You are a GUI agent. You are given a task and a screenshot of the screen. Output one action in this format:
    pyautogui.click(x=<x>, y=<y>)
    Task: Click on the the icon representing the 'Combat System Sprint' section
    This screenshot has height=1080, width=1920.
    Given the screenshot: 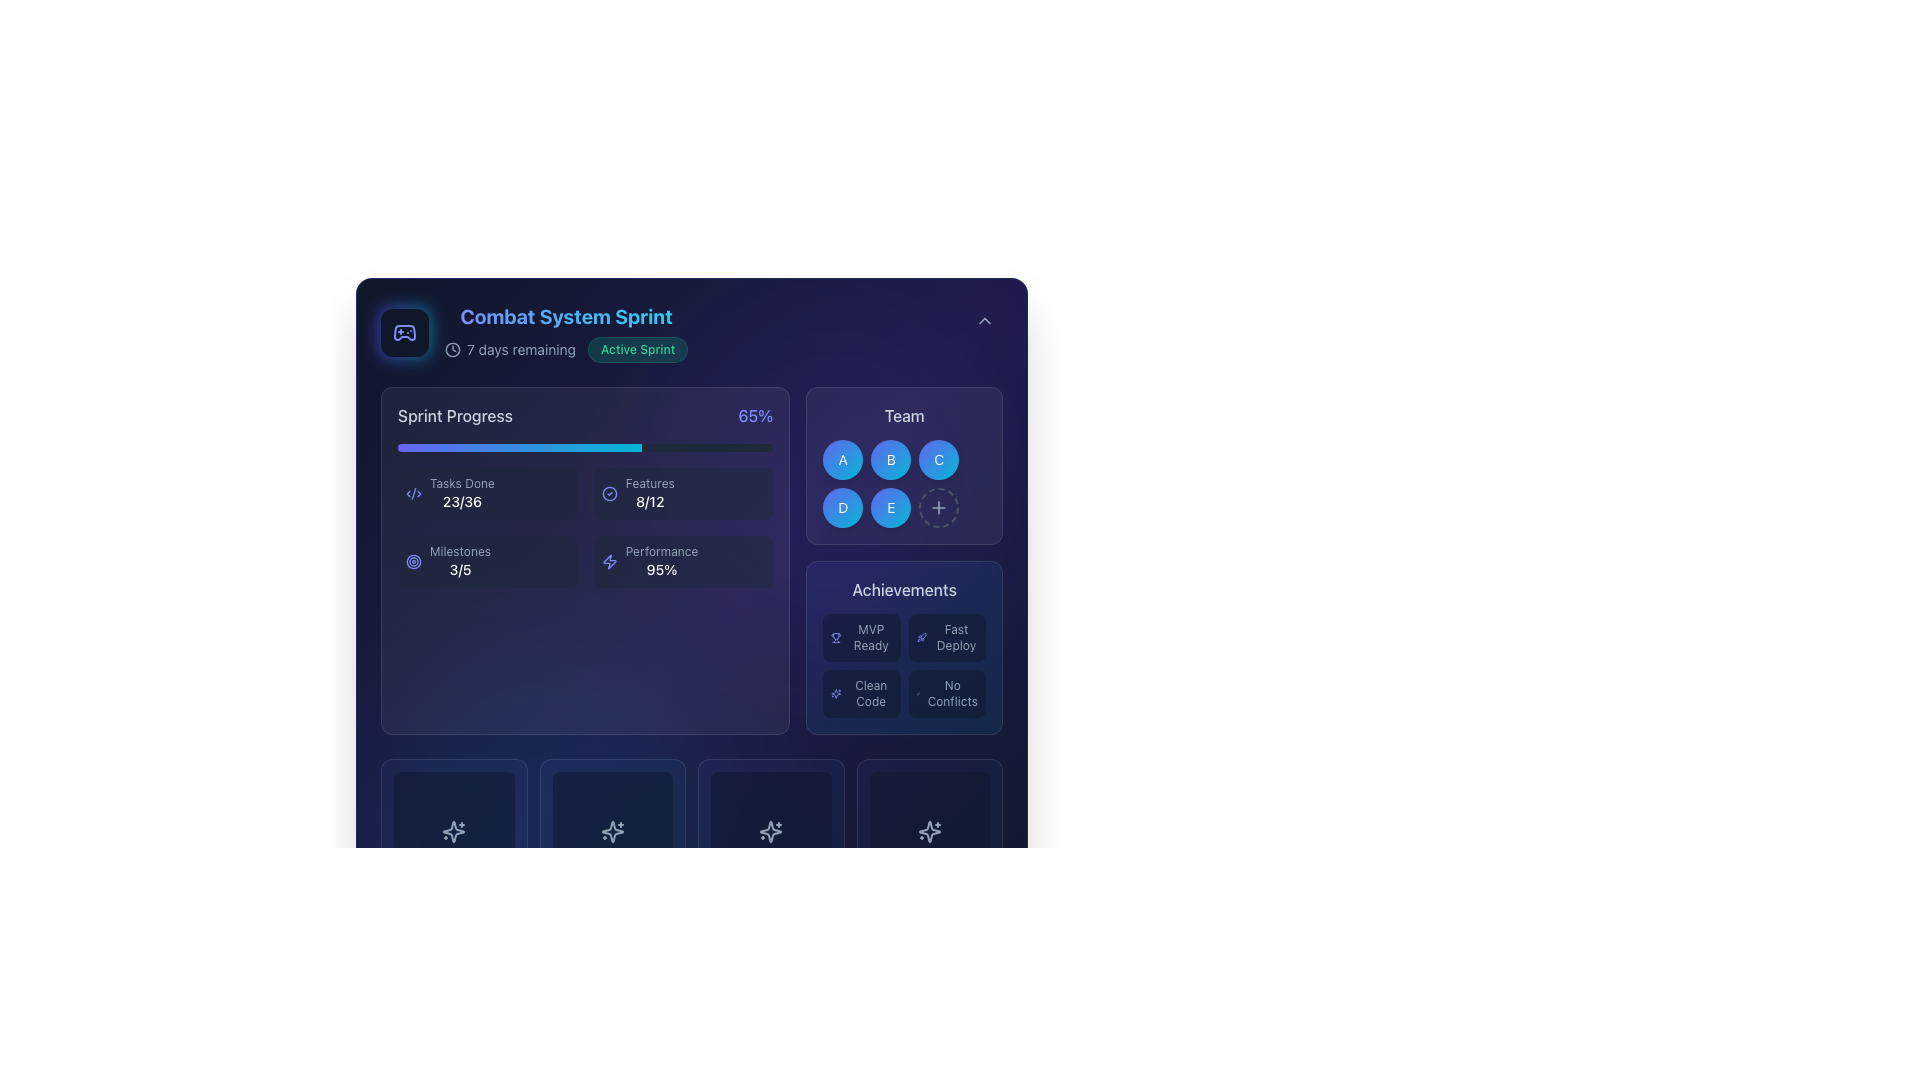 What is the action you would take?
    pyautogui.click(x=403, y=331)
    